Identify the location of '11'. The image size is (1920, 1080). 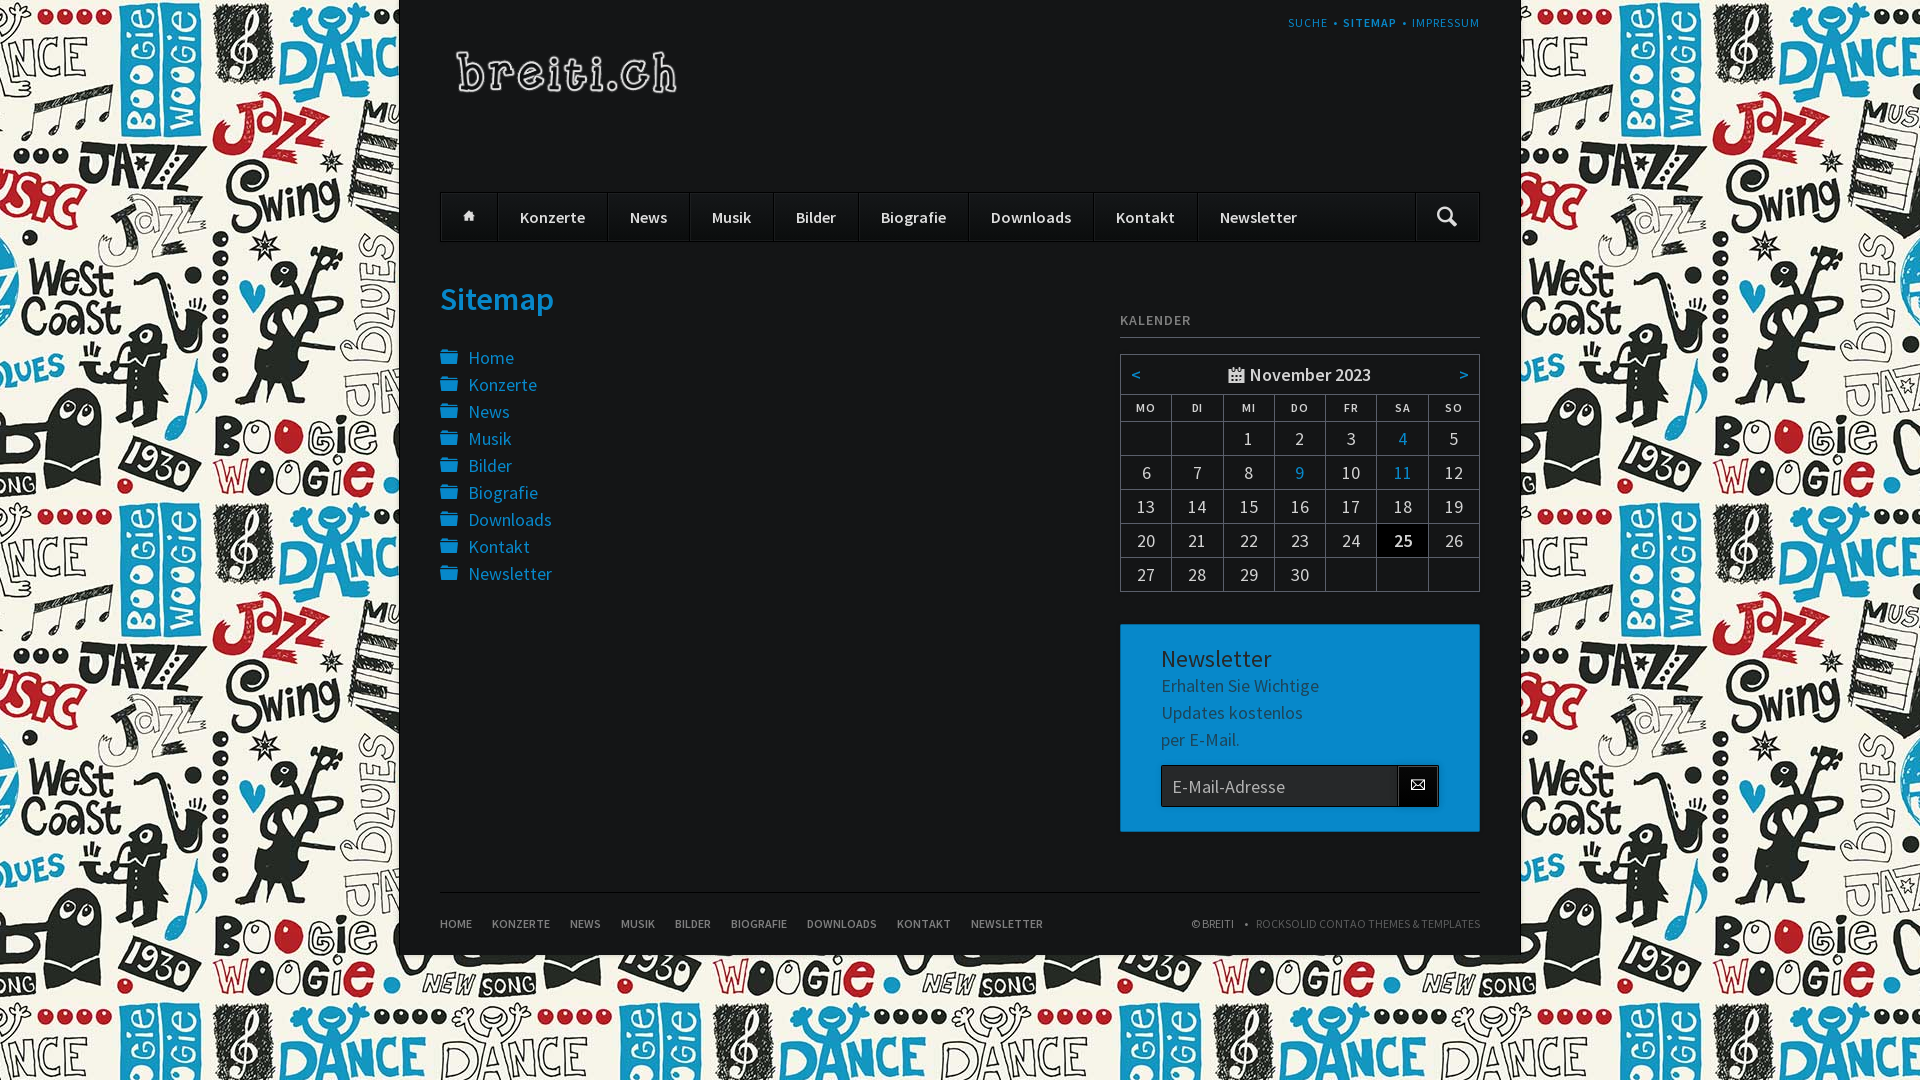
(1401, 472).